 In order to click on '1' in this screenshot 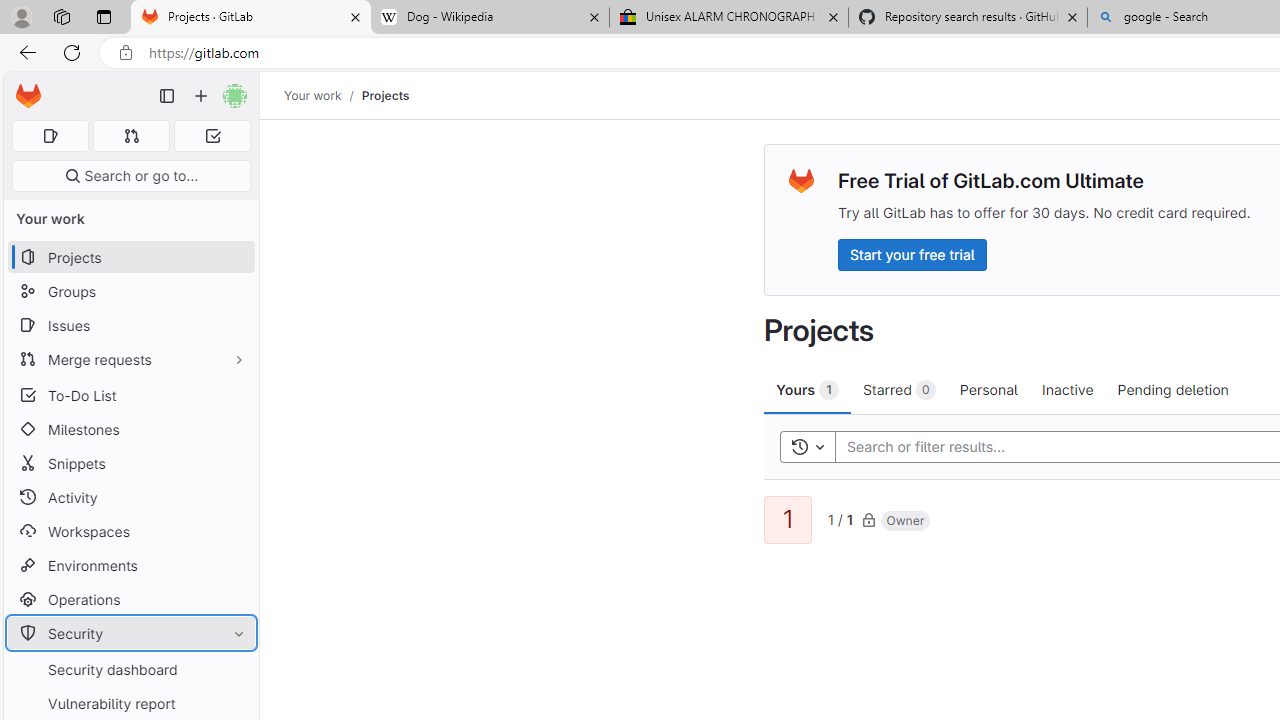, I will do `click(786, 518)`.